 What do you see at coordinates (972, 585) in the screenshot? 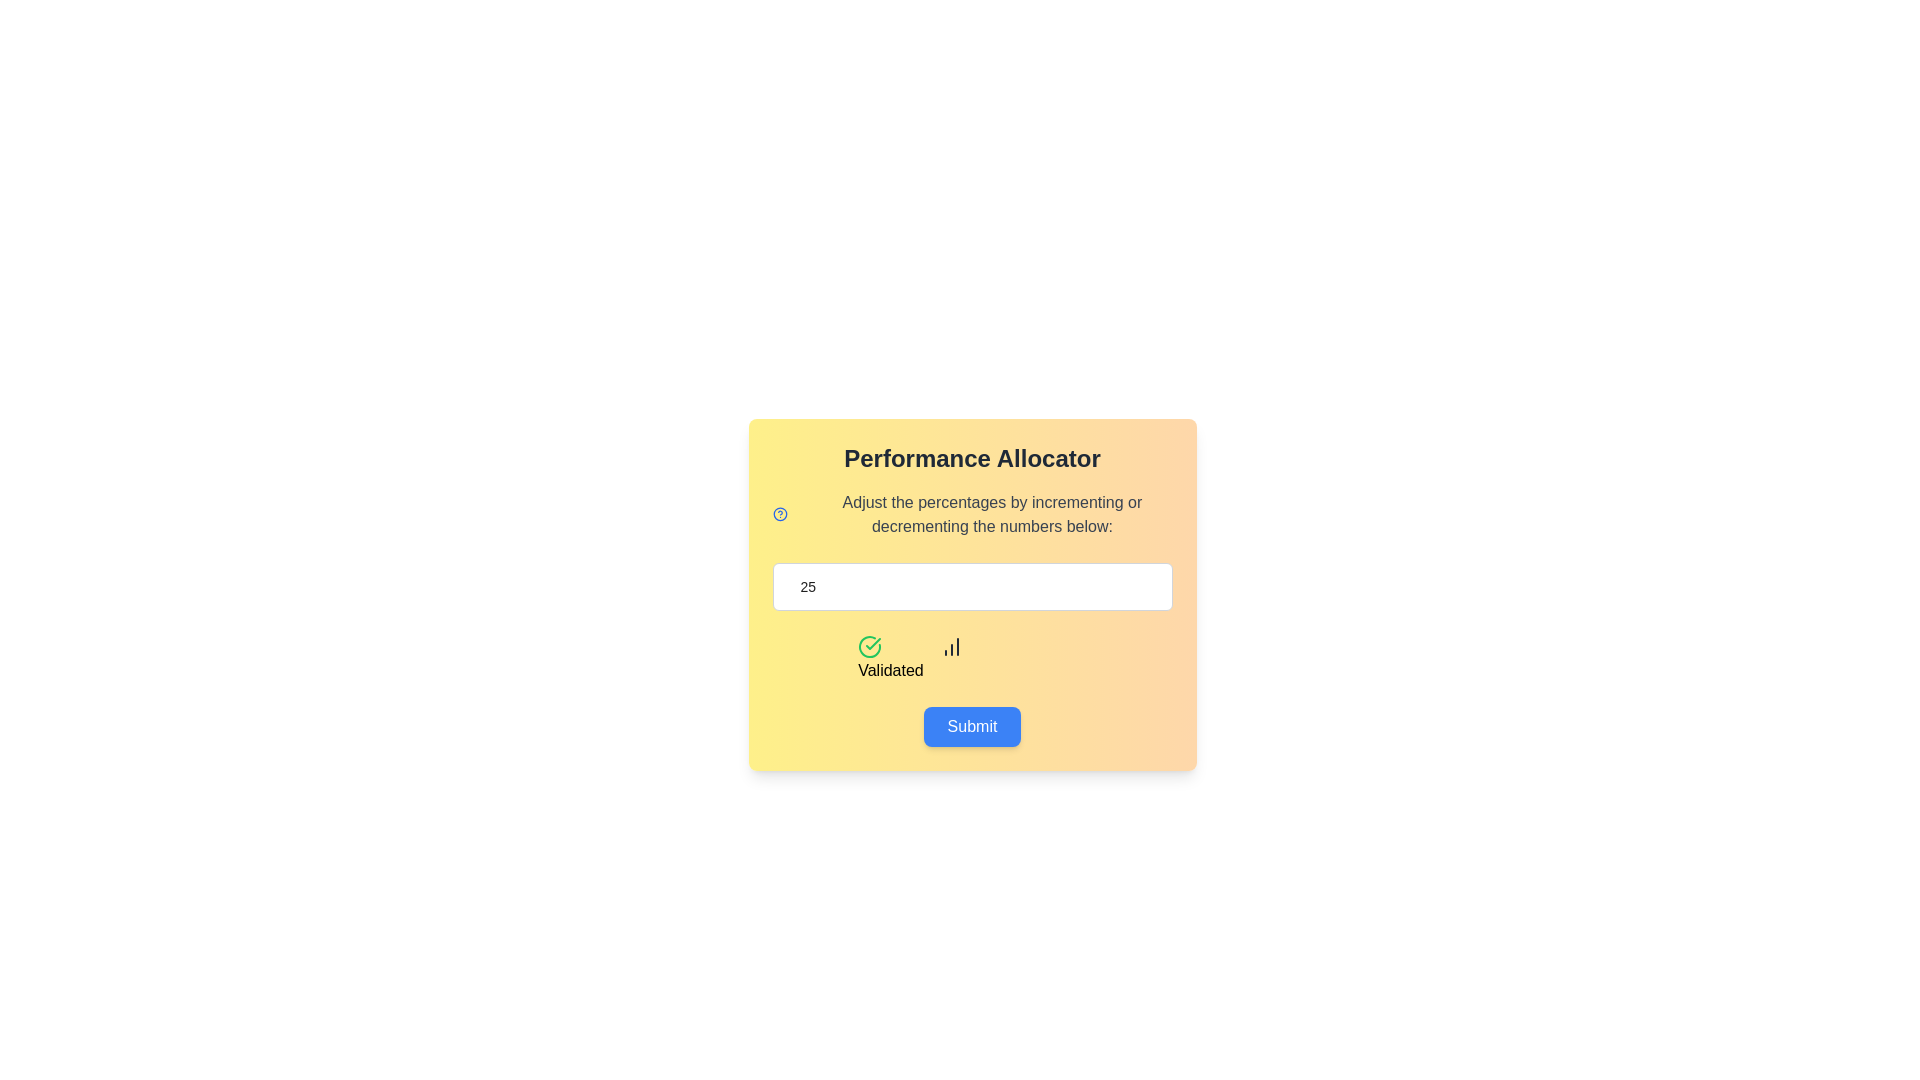
I see `the Numeric Input Field, which is a rounded rectangular input area with a white background and light gray border, to focus on it for editing` at bounding box center [972, 585].